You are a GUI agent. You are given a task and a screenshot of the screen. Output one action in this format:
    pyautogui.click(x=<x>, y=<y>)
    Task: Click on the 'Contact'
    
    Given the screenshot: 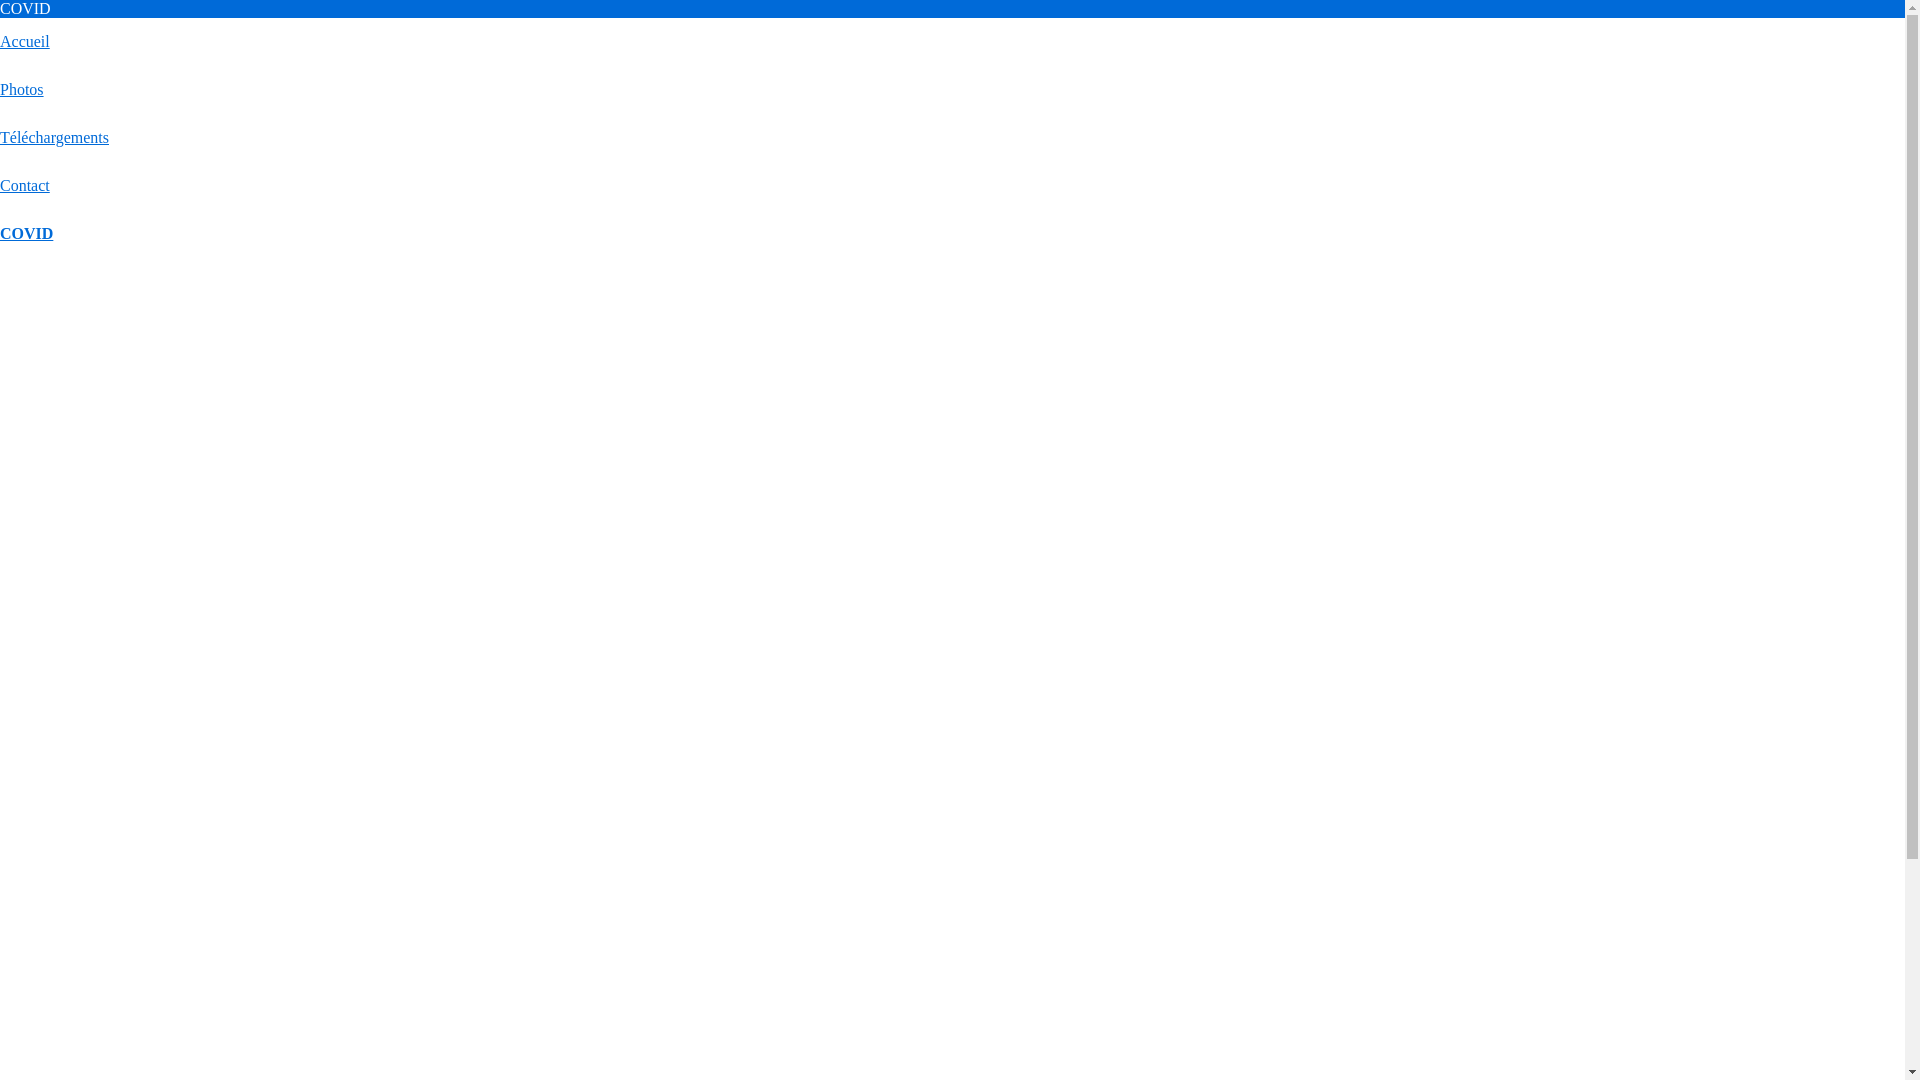 What is the action you would take?
    pyautogui.click(x=24, y=185)
    